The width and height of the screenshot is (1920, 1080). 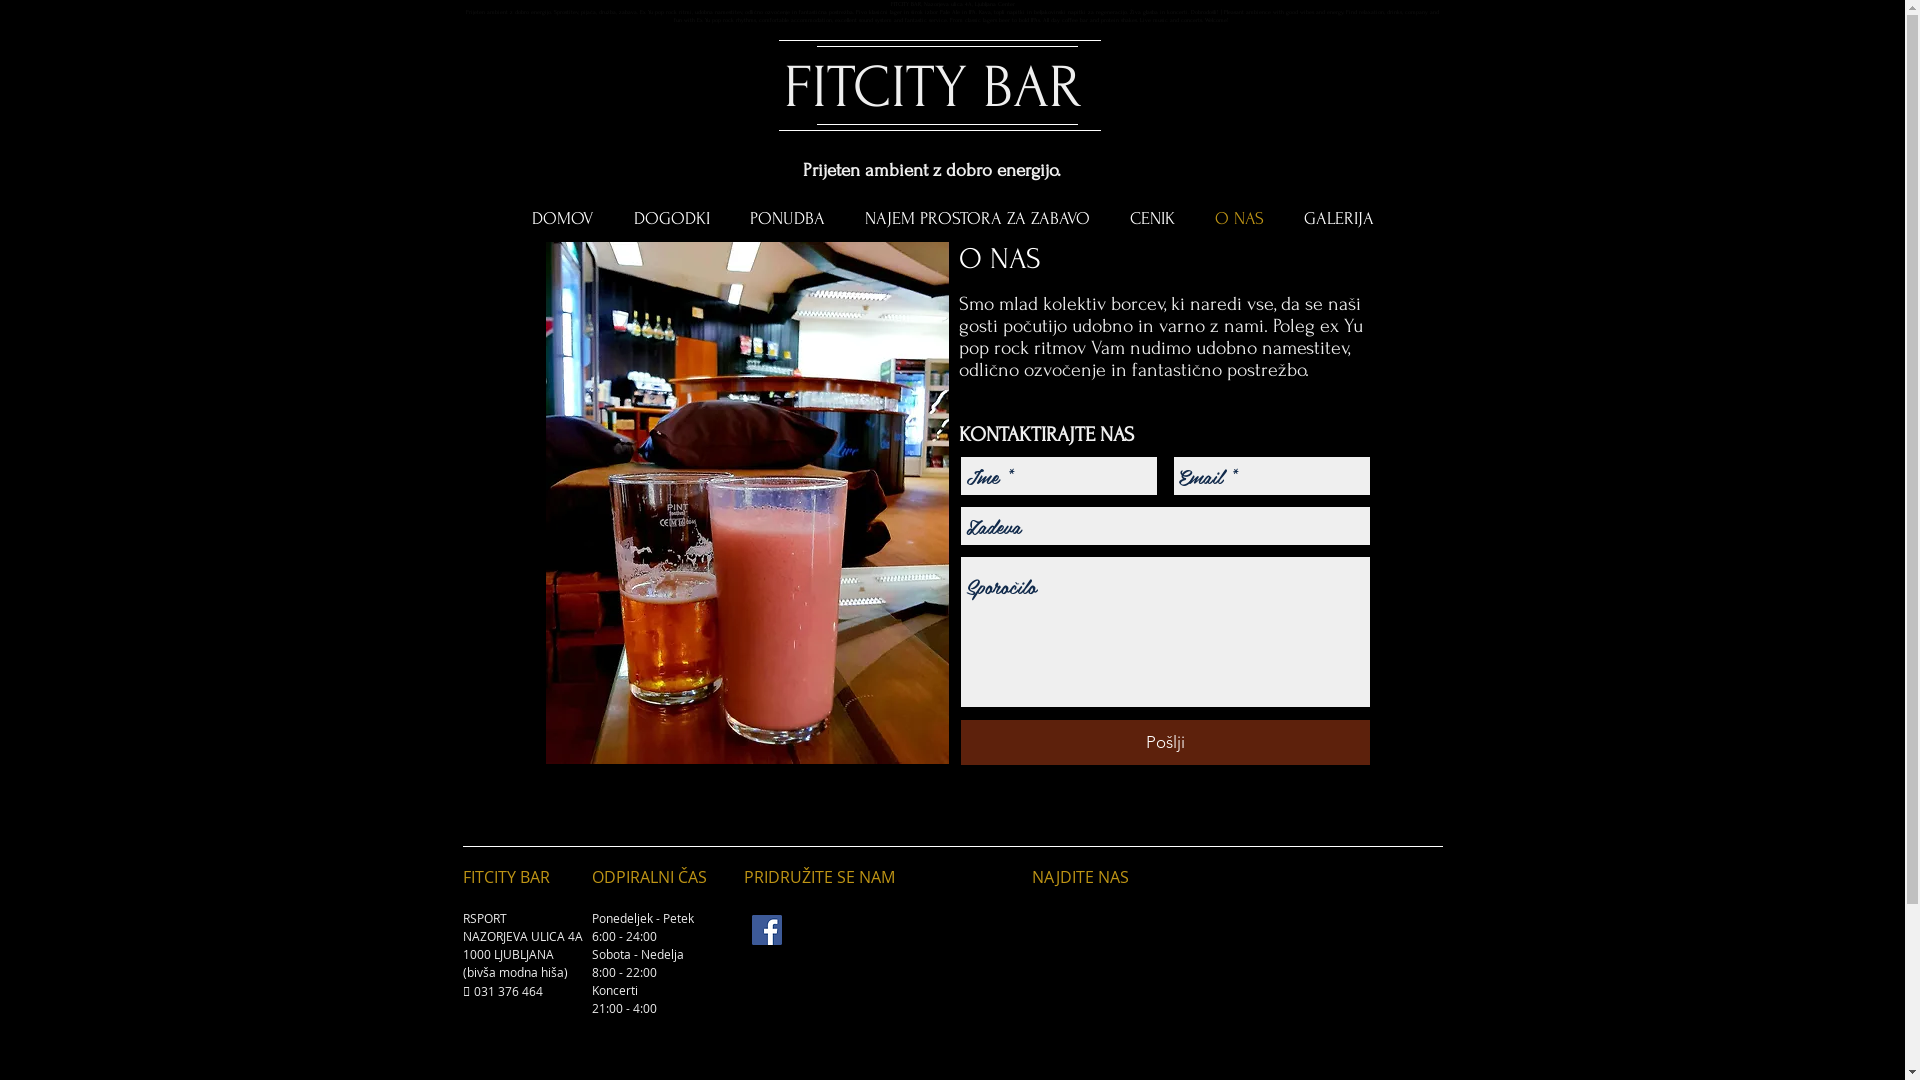 What do you see at coordinates (613, 219) in the screenshot?
I see `'DOGODKI'` at bounding box center [613, 219].